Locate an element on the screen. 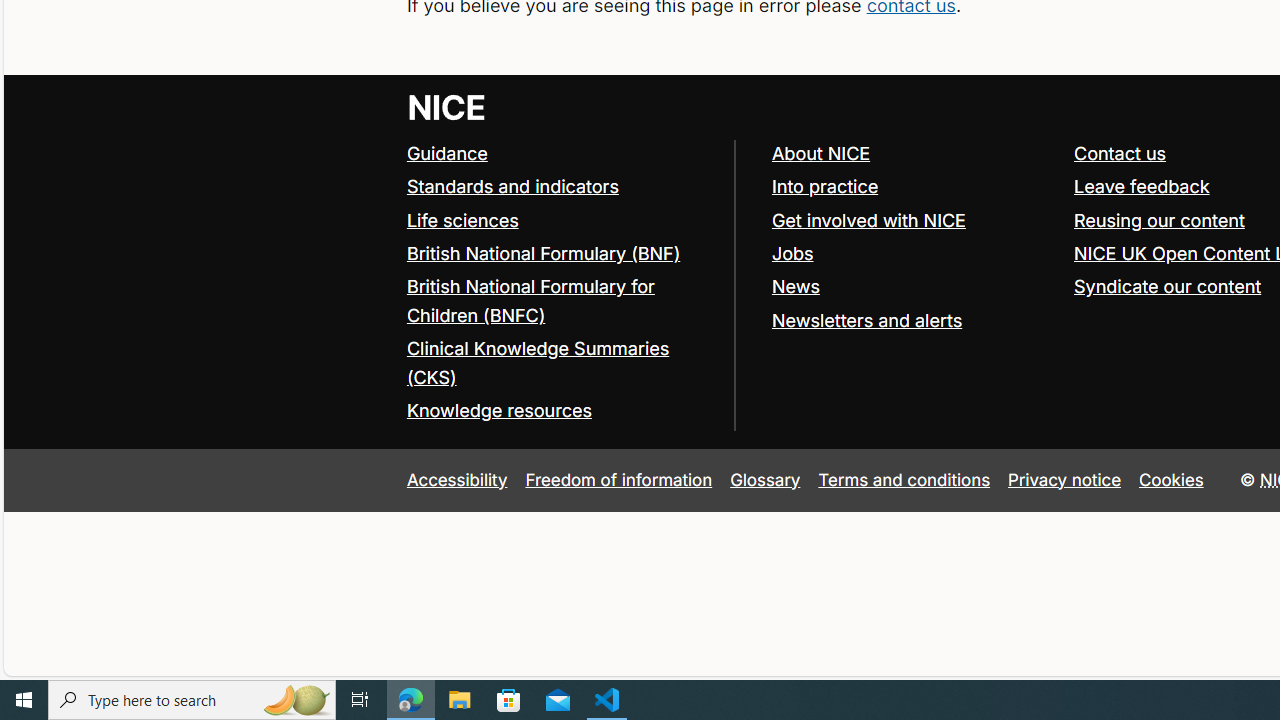  'Syndicate our content' is located at coordinates (1168, 285).